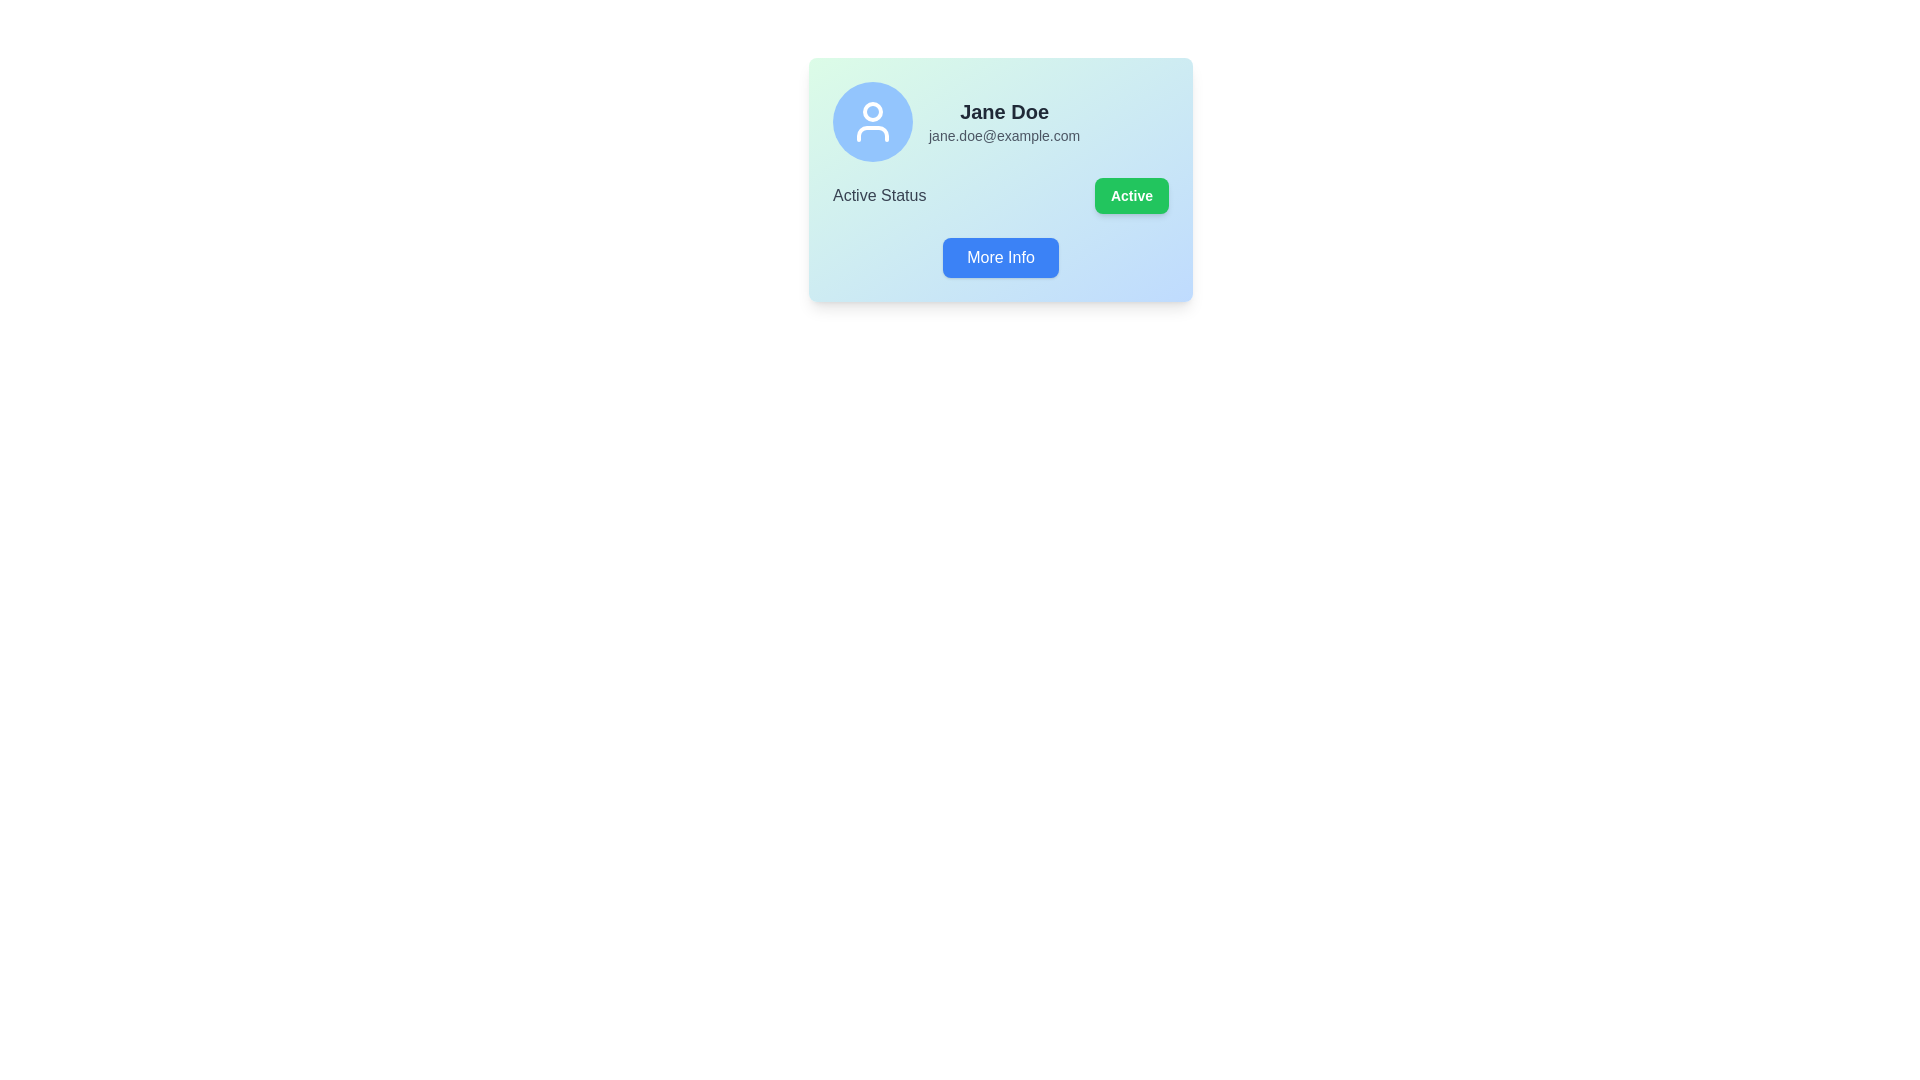  Describe the element at coordinates (1001, 257) in the screenshot. I see `the button located at the bottom center of the user information card, beneath the 'Active Status' label and 'Active' button` at that location.